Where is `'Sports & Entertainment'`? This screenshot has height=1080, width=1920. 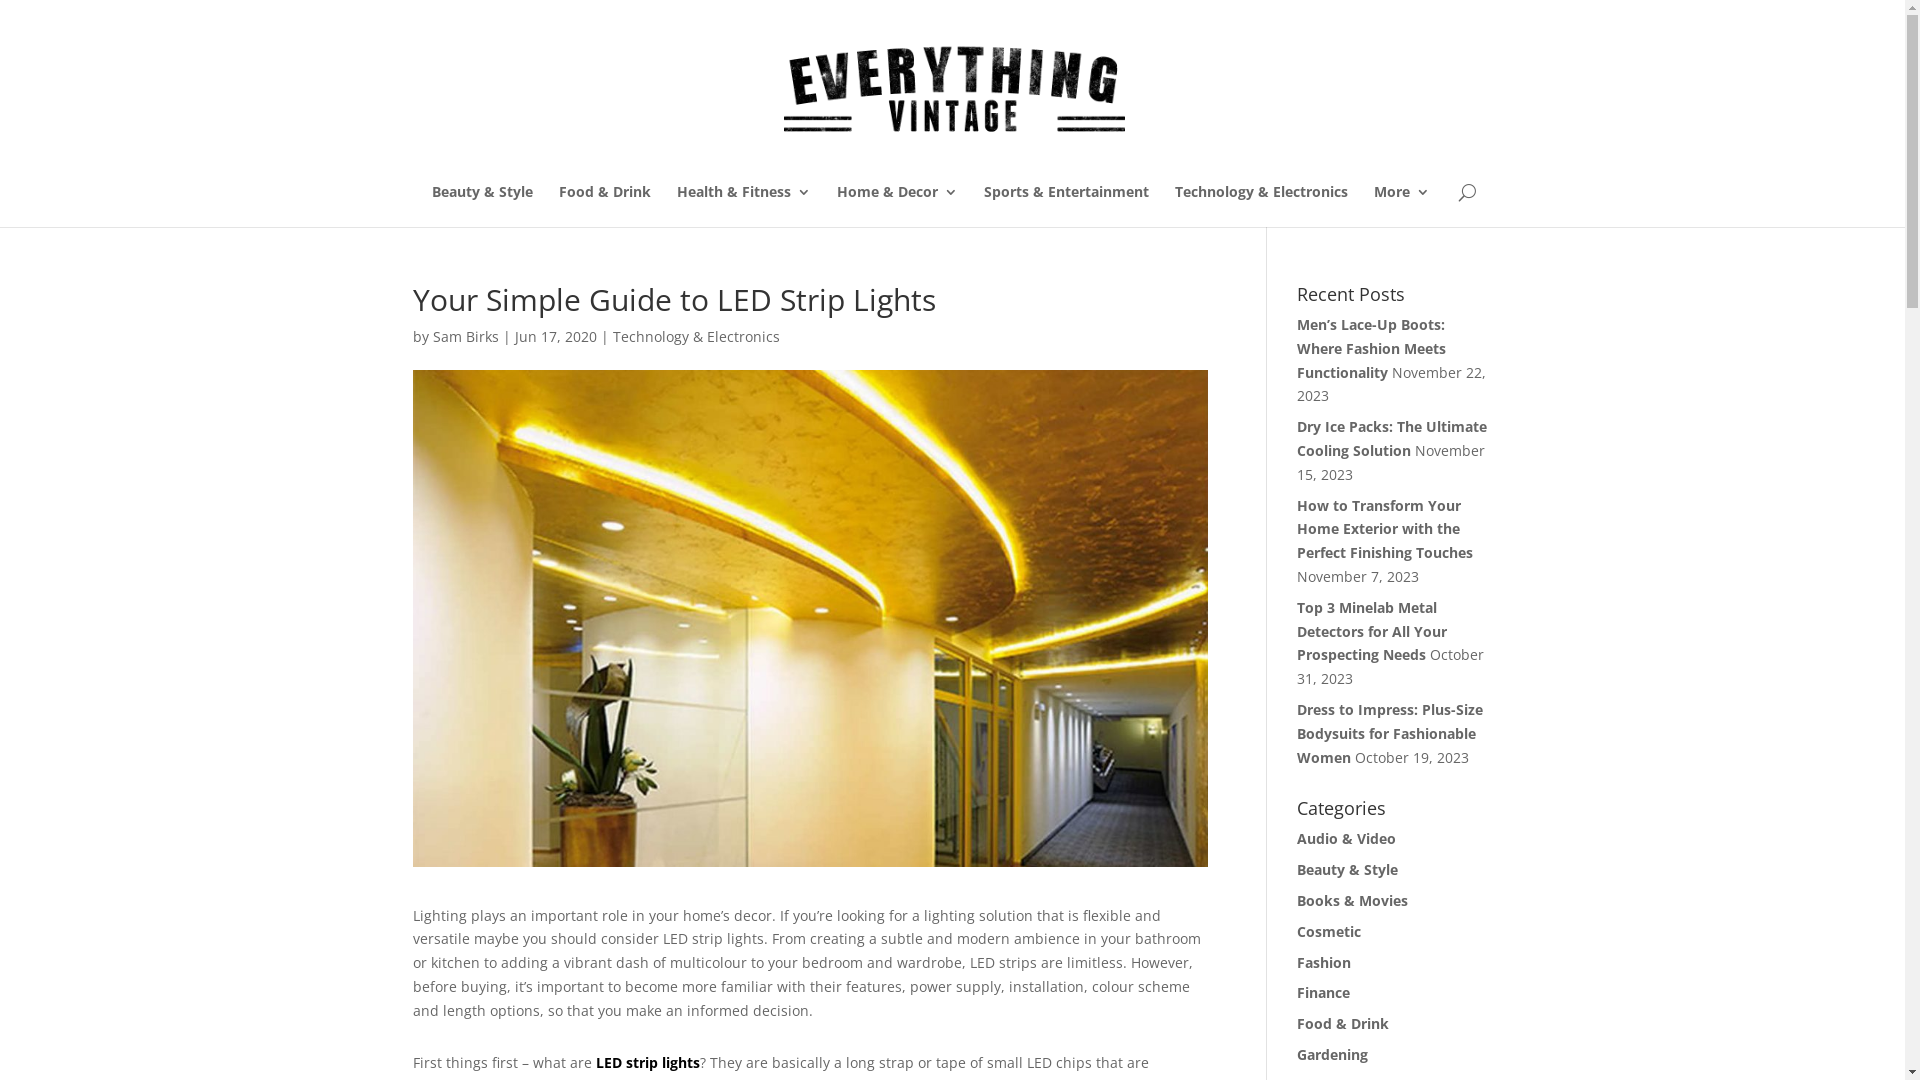
'Sports & Entertainment' is located at coordinates (1065, 205).